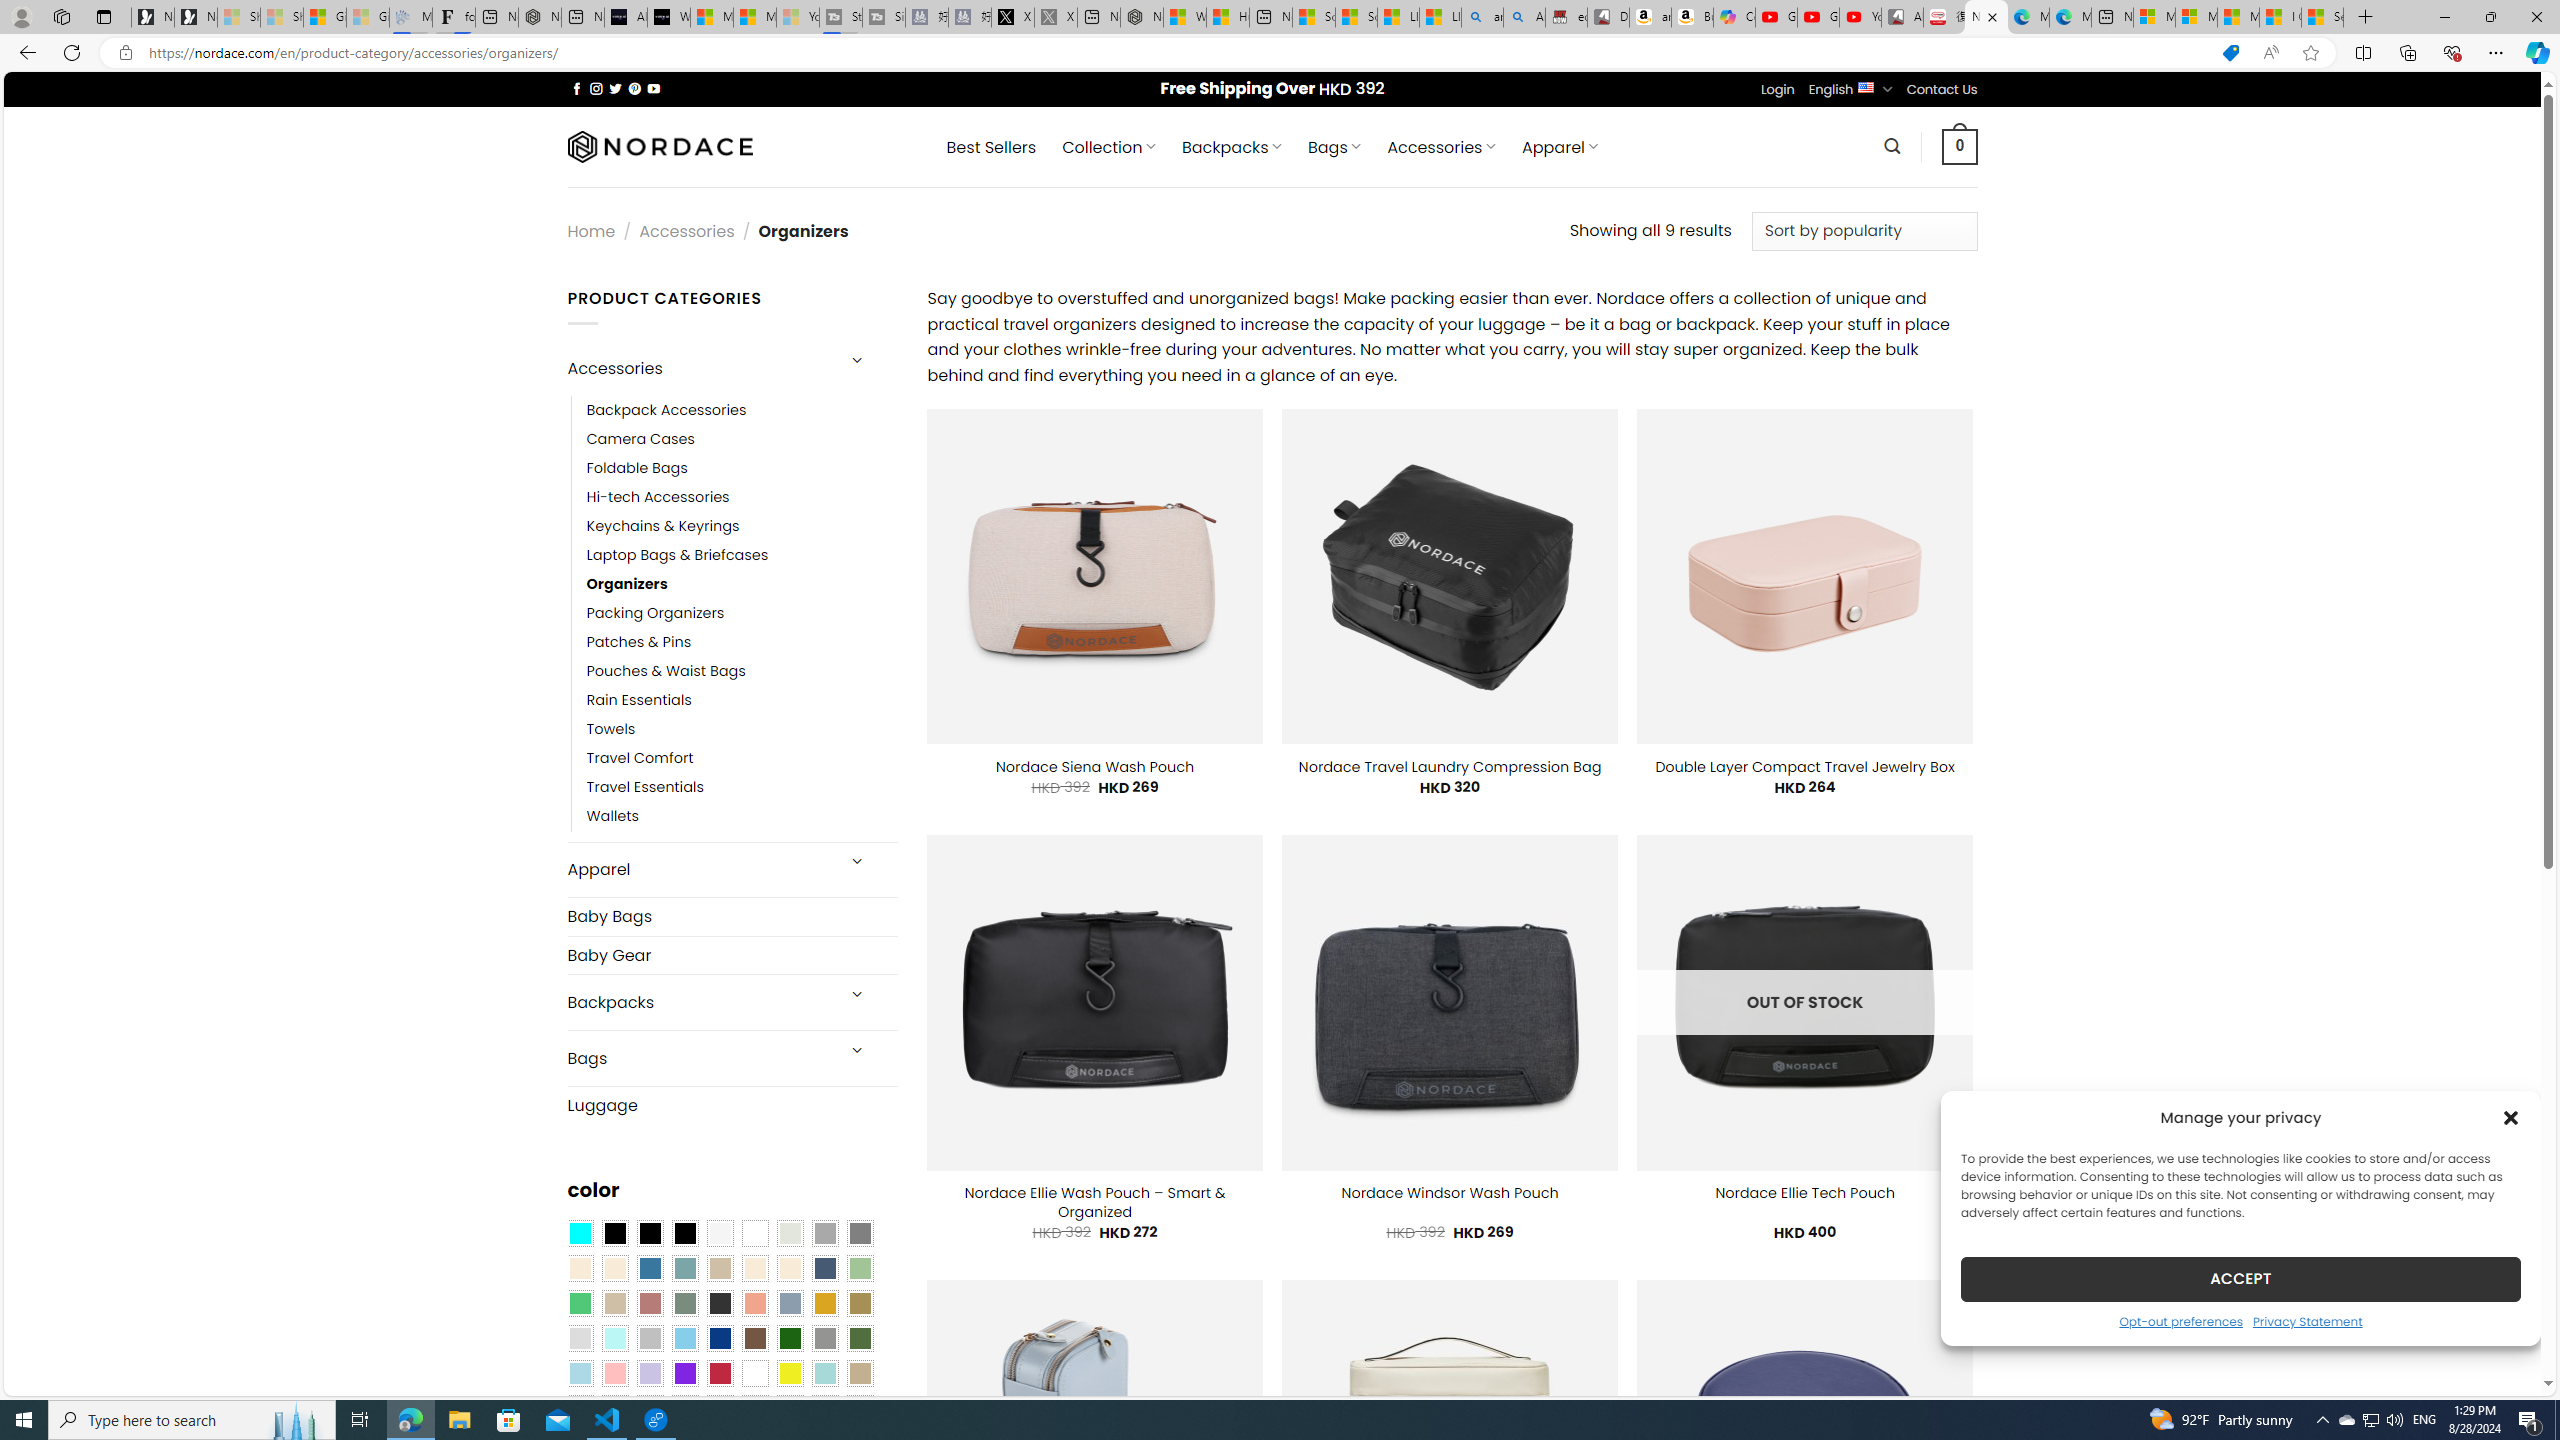 The height and width of the screenshot is (1440, 2560). What do you see at coordinates (1524, 16) in the screenshot?
I see `'Amazon Echo Dot PNG - Search Images'` at bounding box center [1524, 16].